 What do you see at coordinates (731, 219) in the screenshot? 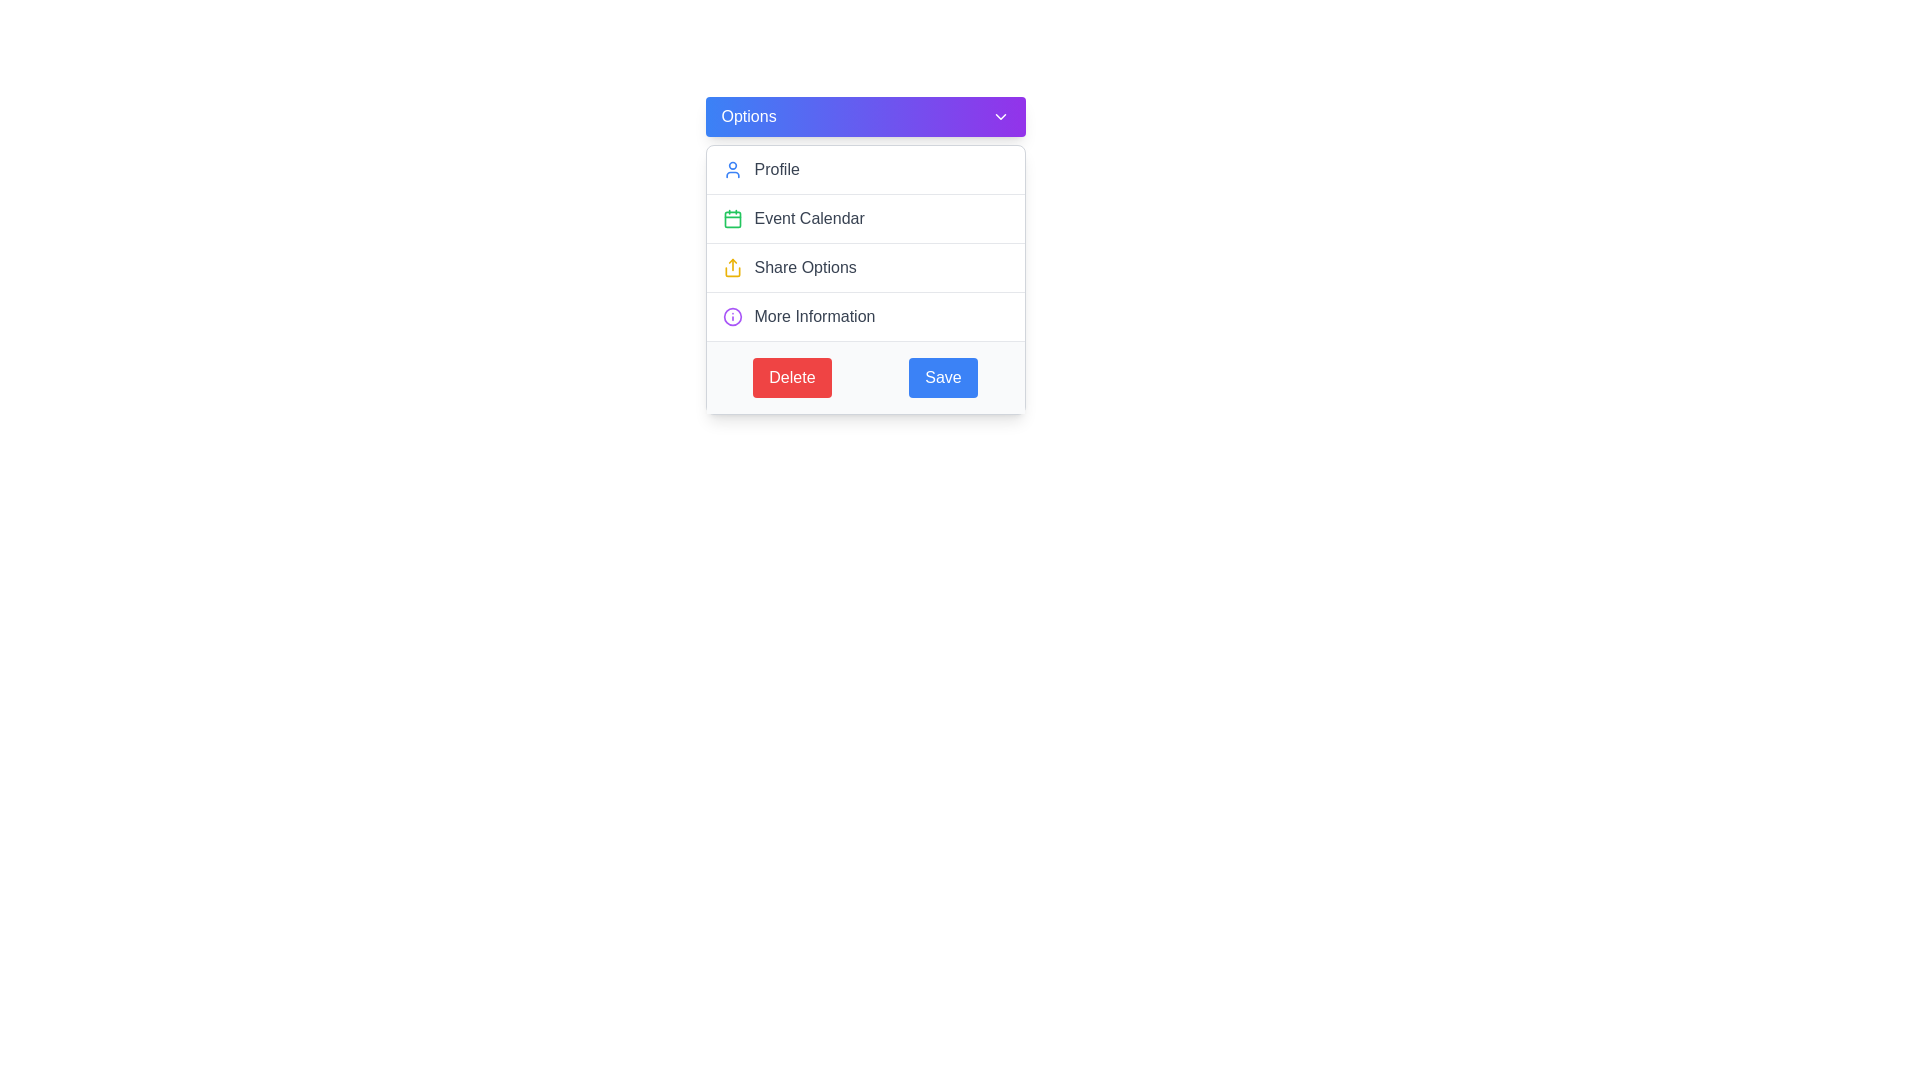
I see `the small green calendar icon outlined in white, located to the left of 'Event Calendar' in the dropdown panel` at bounding box center [731, 219].